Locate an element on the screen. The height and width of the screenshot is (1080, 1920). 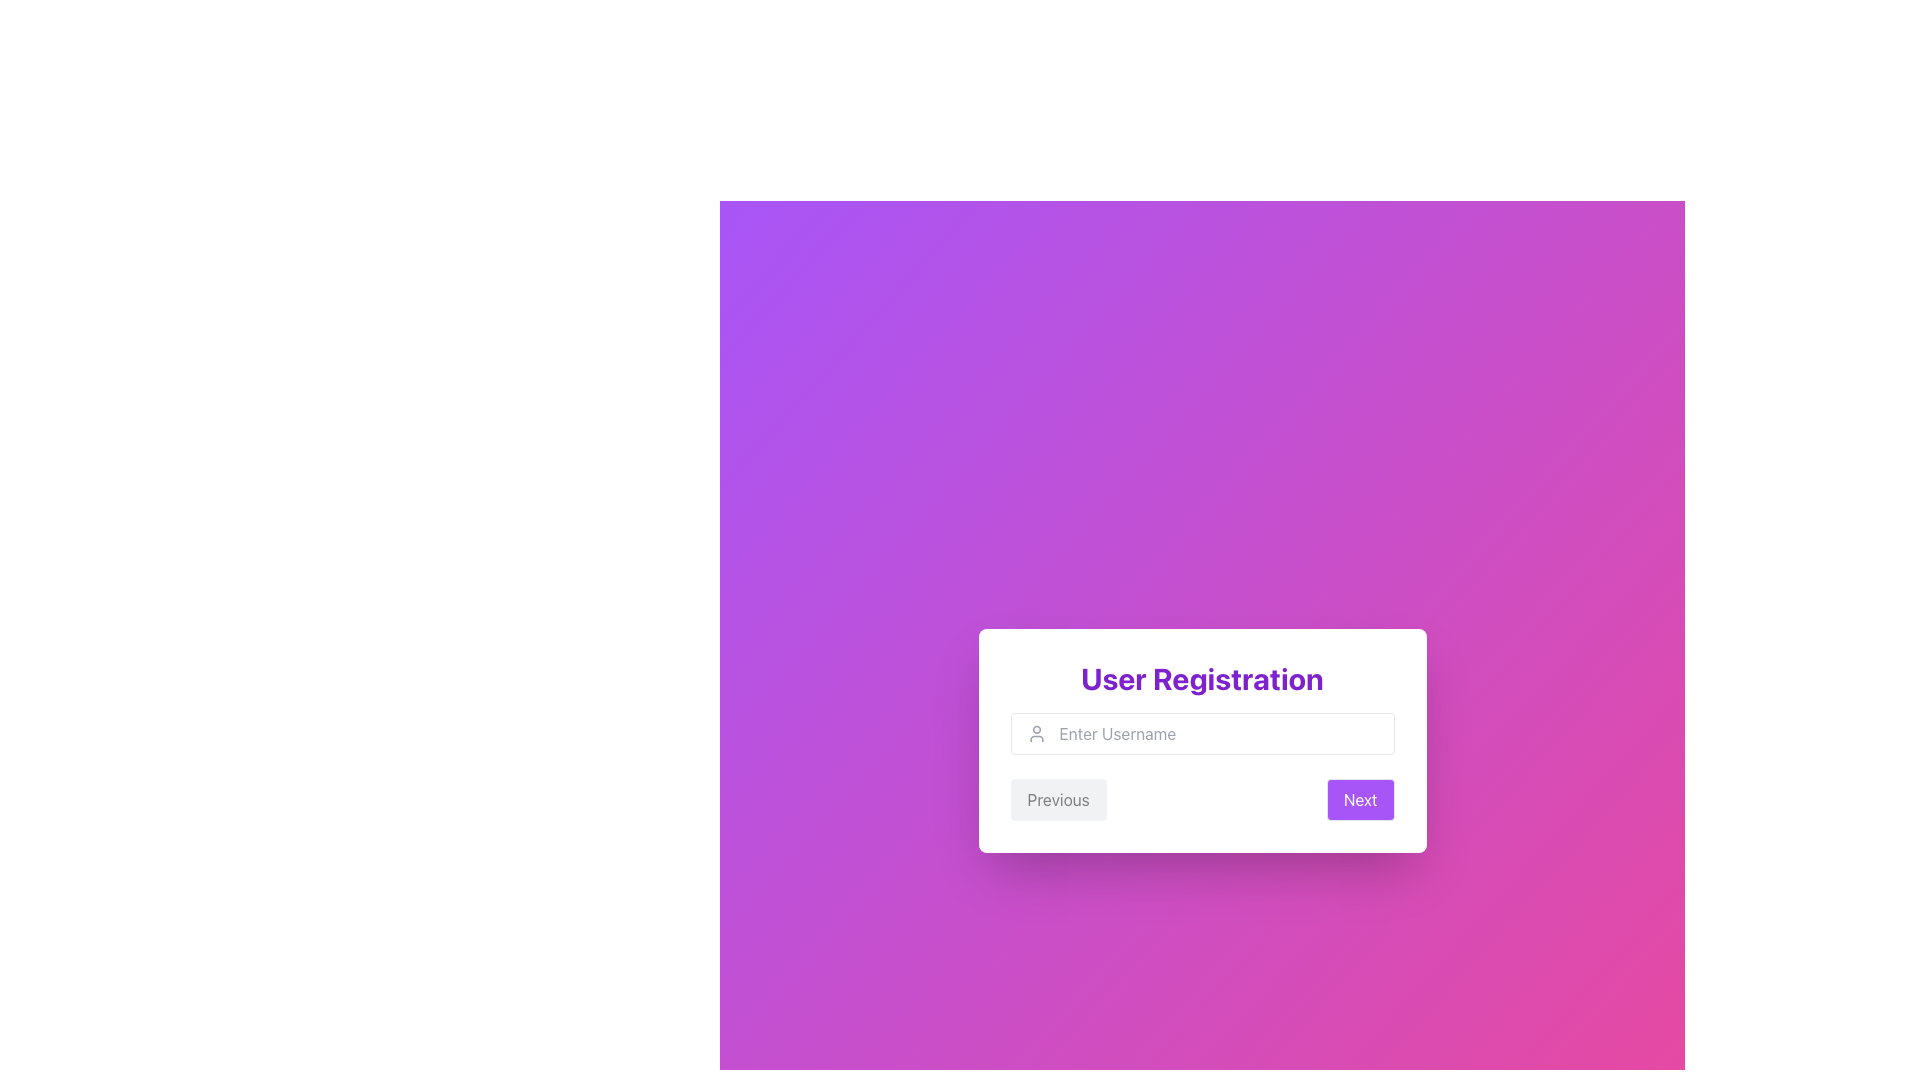
the user icon located to the left inside the 'username' text input field, which enhances the user interface for login context is located at coordinates (1036, 733).